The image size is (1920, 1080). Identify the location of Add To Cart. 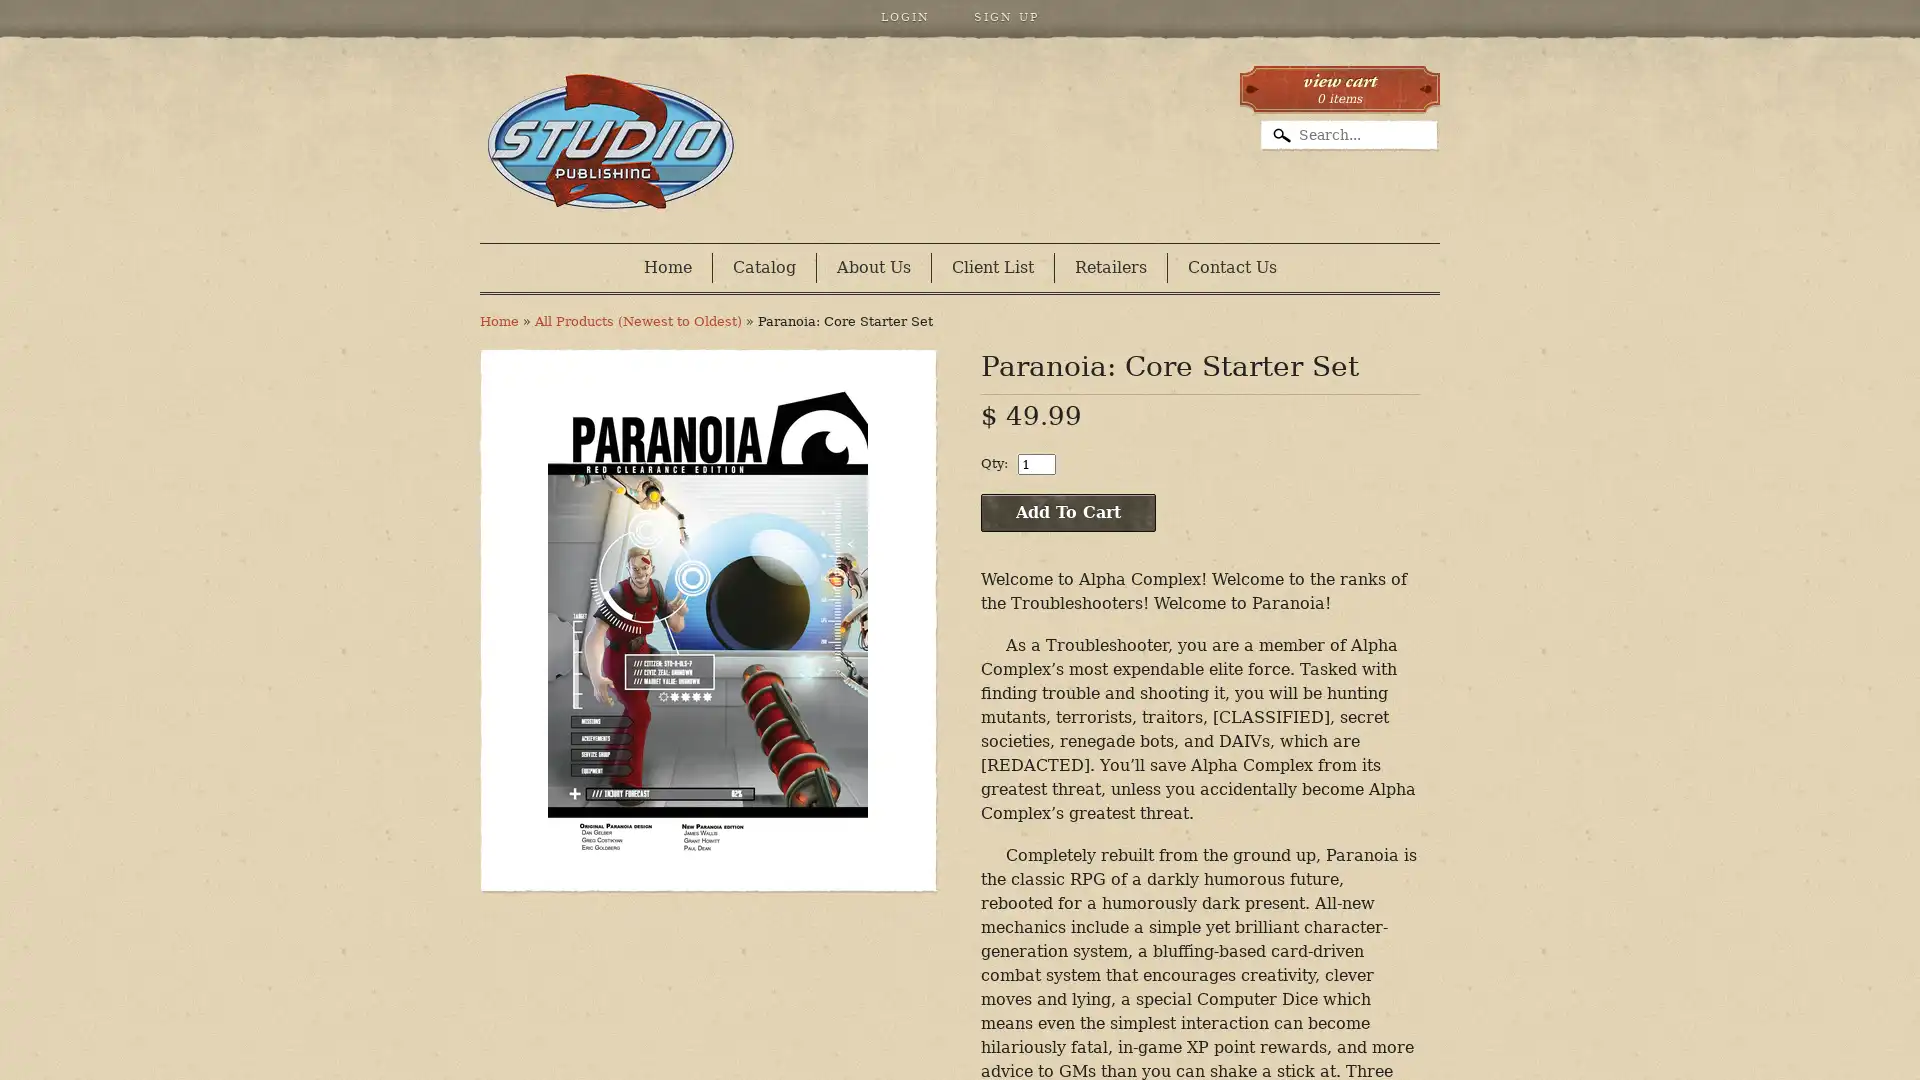
(1067, 512).